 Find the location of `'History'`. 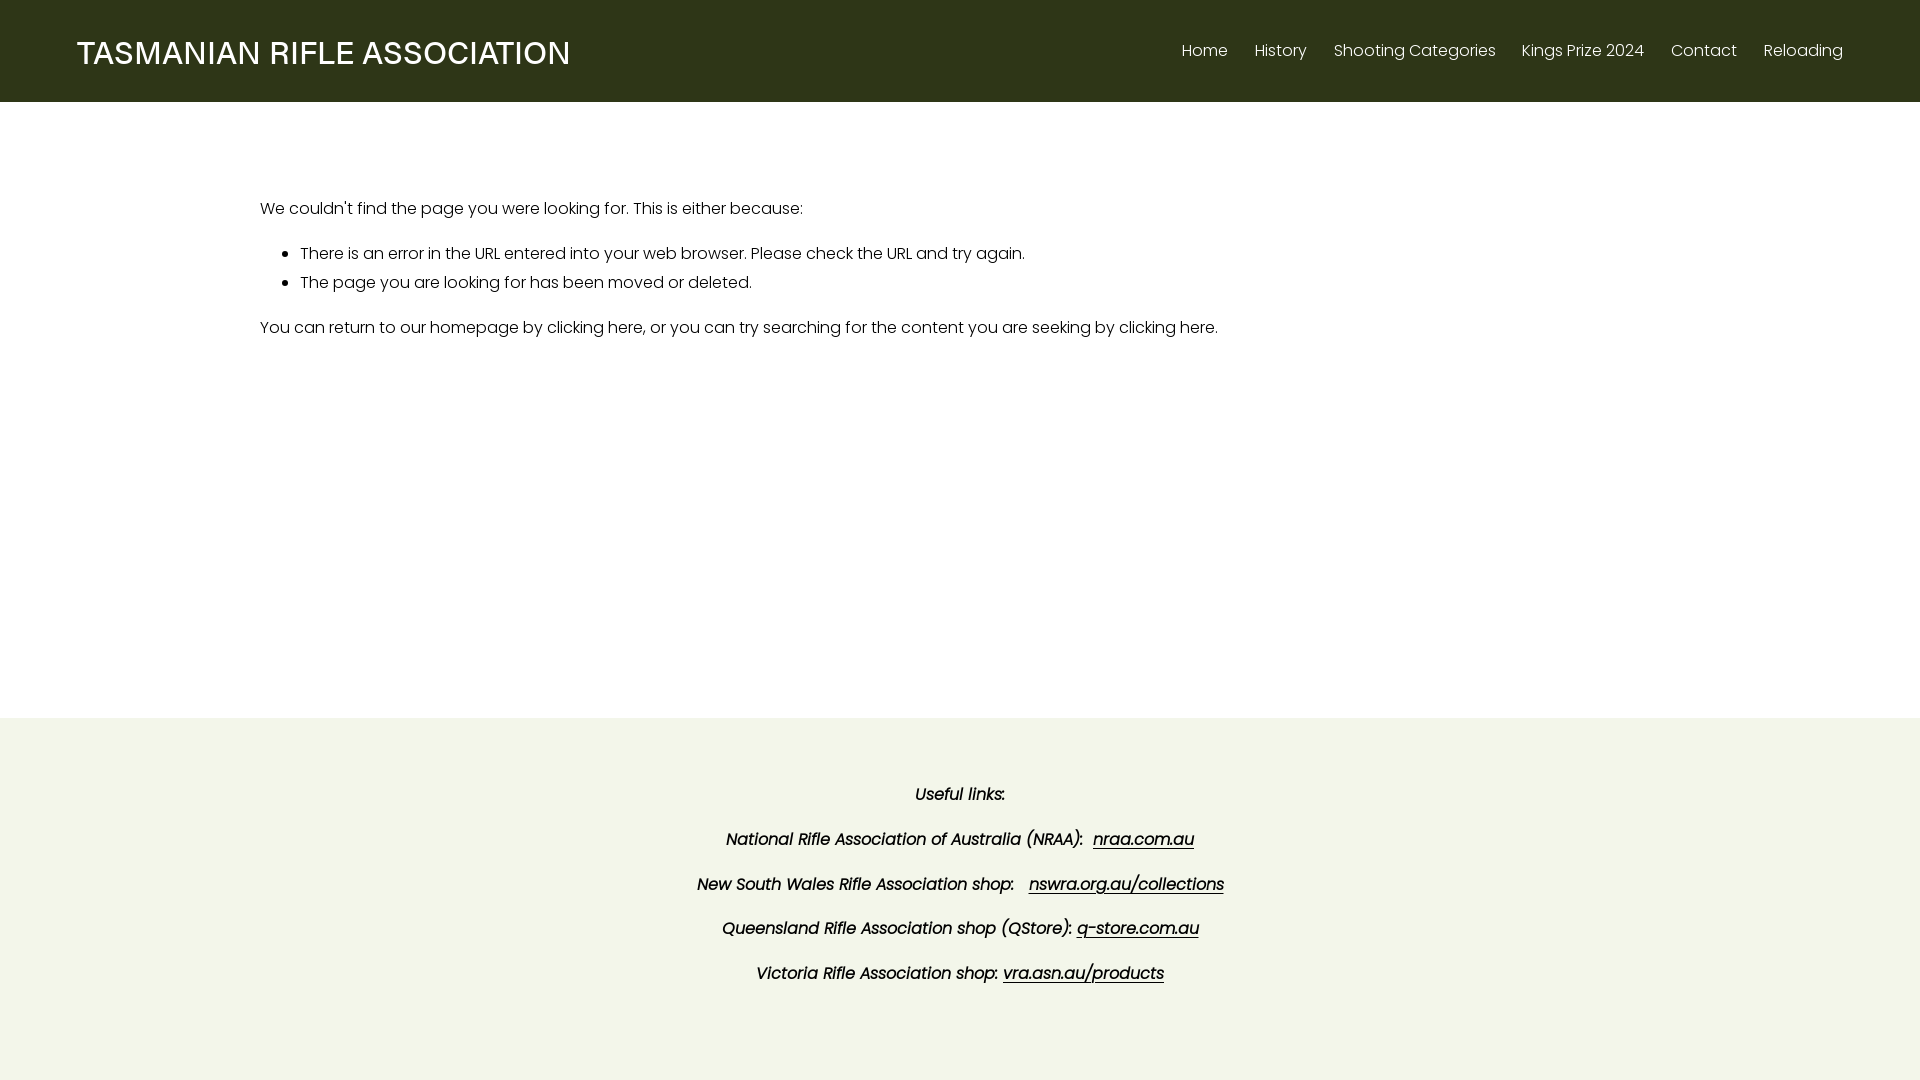

'History' is located at coordinates (1281, 49).